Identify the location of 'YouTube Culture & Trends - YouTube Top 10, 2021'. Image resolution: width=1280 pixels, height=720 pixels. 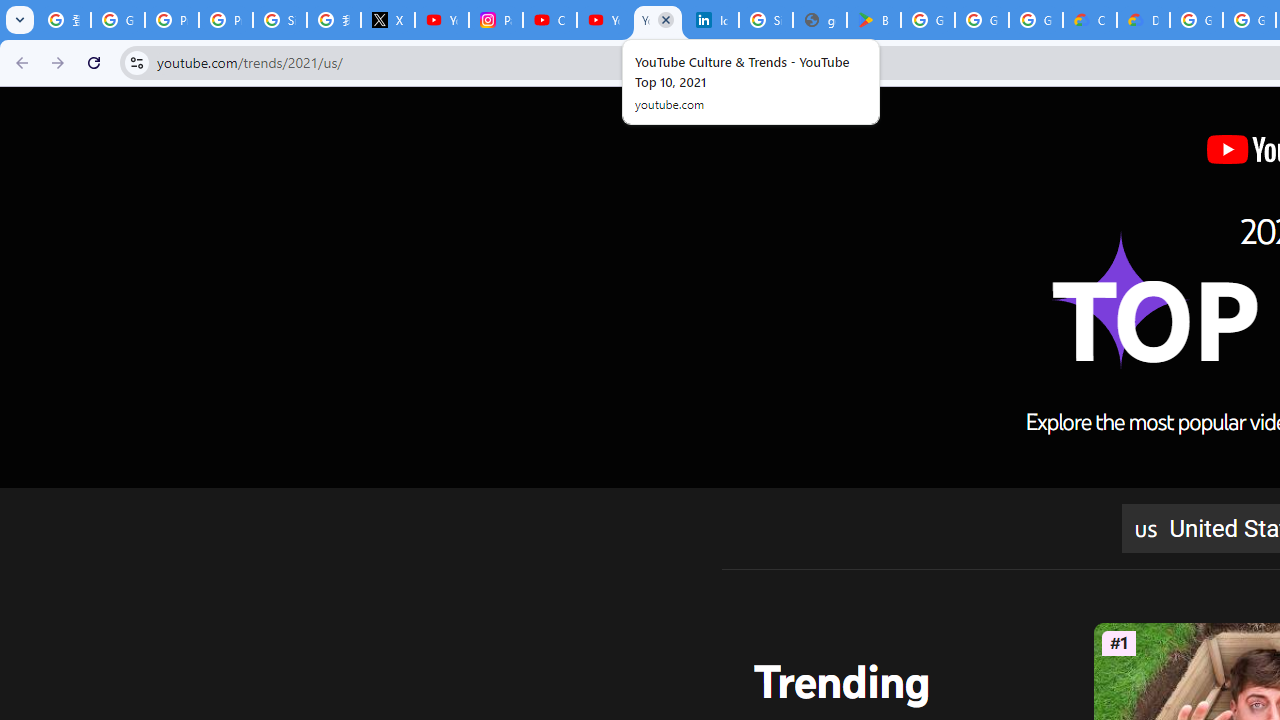
(657, 20).